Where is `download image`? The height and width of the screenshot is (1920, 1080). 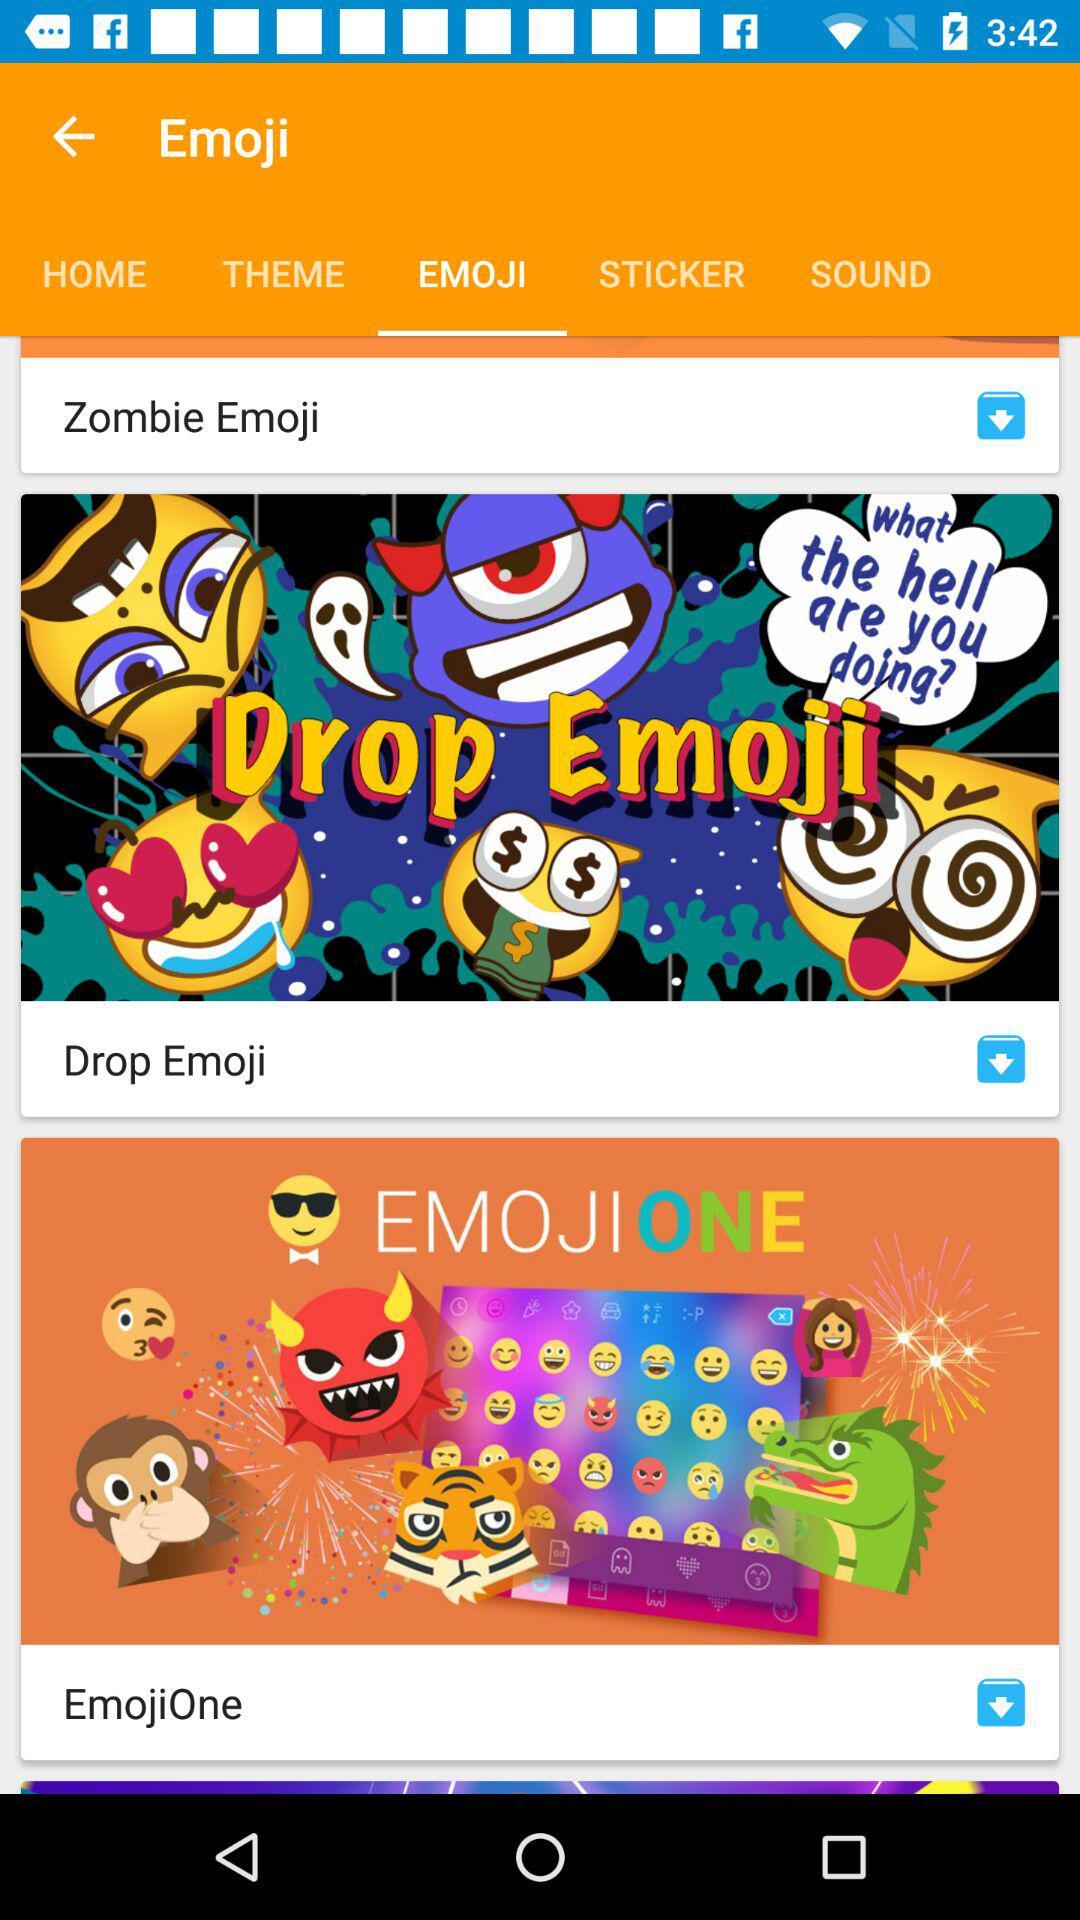
download image is located at coordinates (1001, 1058).